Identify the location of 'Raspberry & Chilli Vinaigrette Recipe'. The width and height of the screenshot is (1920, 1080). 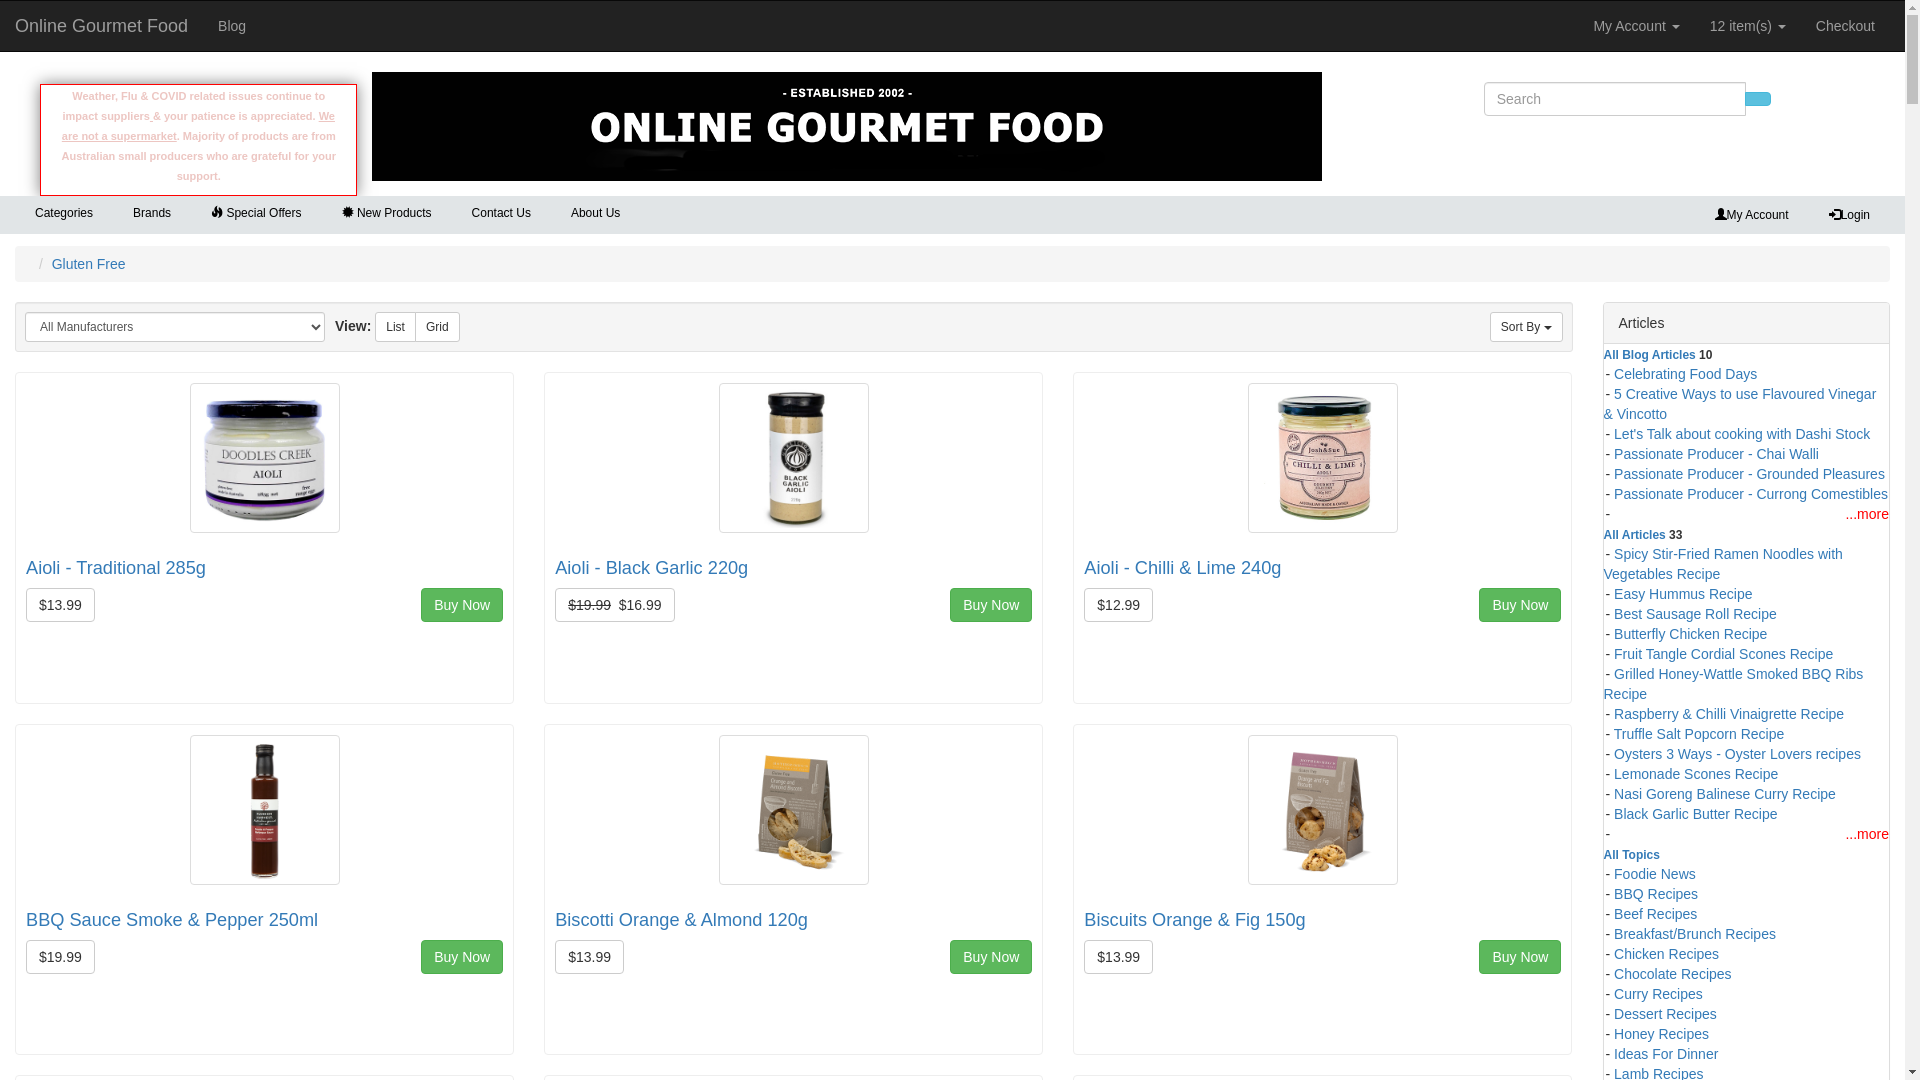
(1727, 711).